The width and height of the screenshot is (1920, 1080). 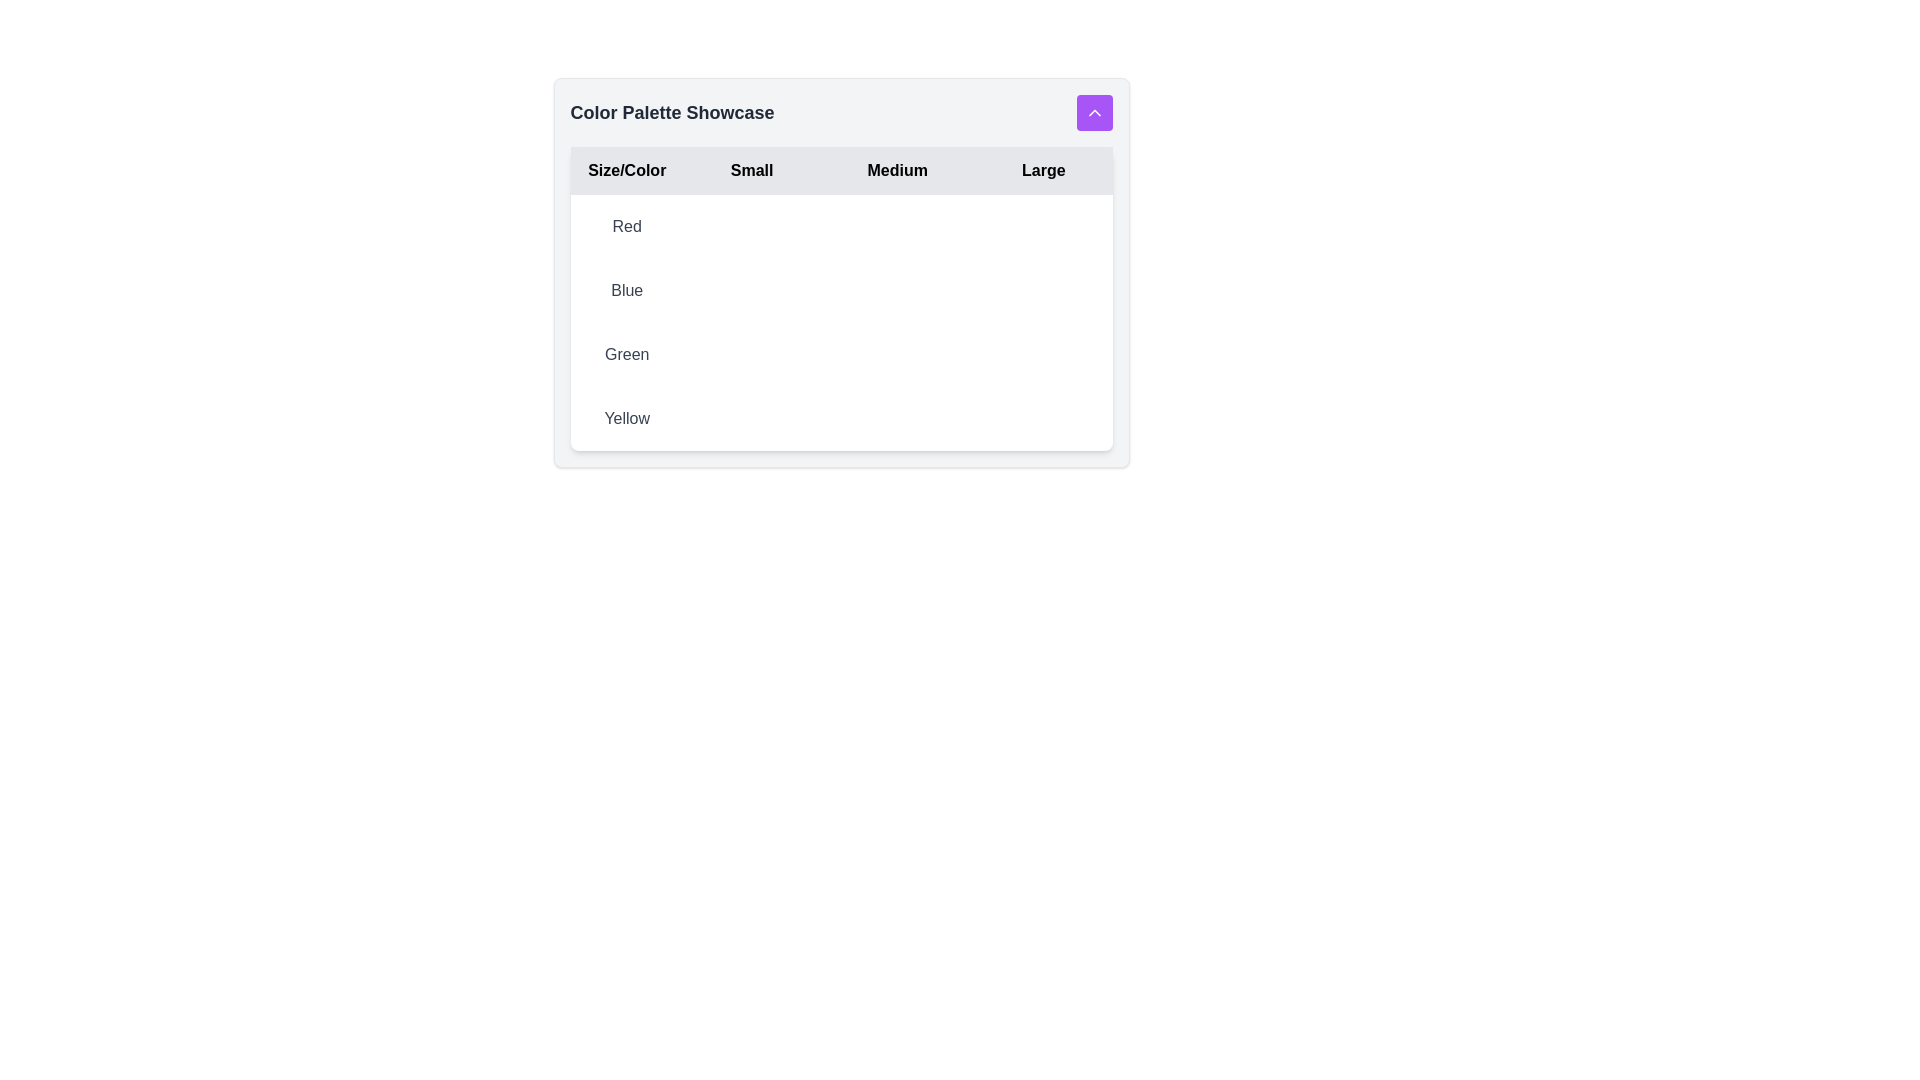 I want to click on the text label displaying 'Medium' which is the third item in the sequence of size labels within the layout next to 'Small' and 'Large.', so click(x=896, y=169).